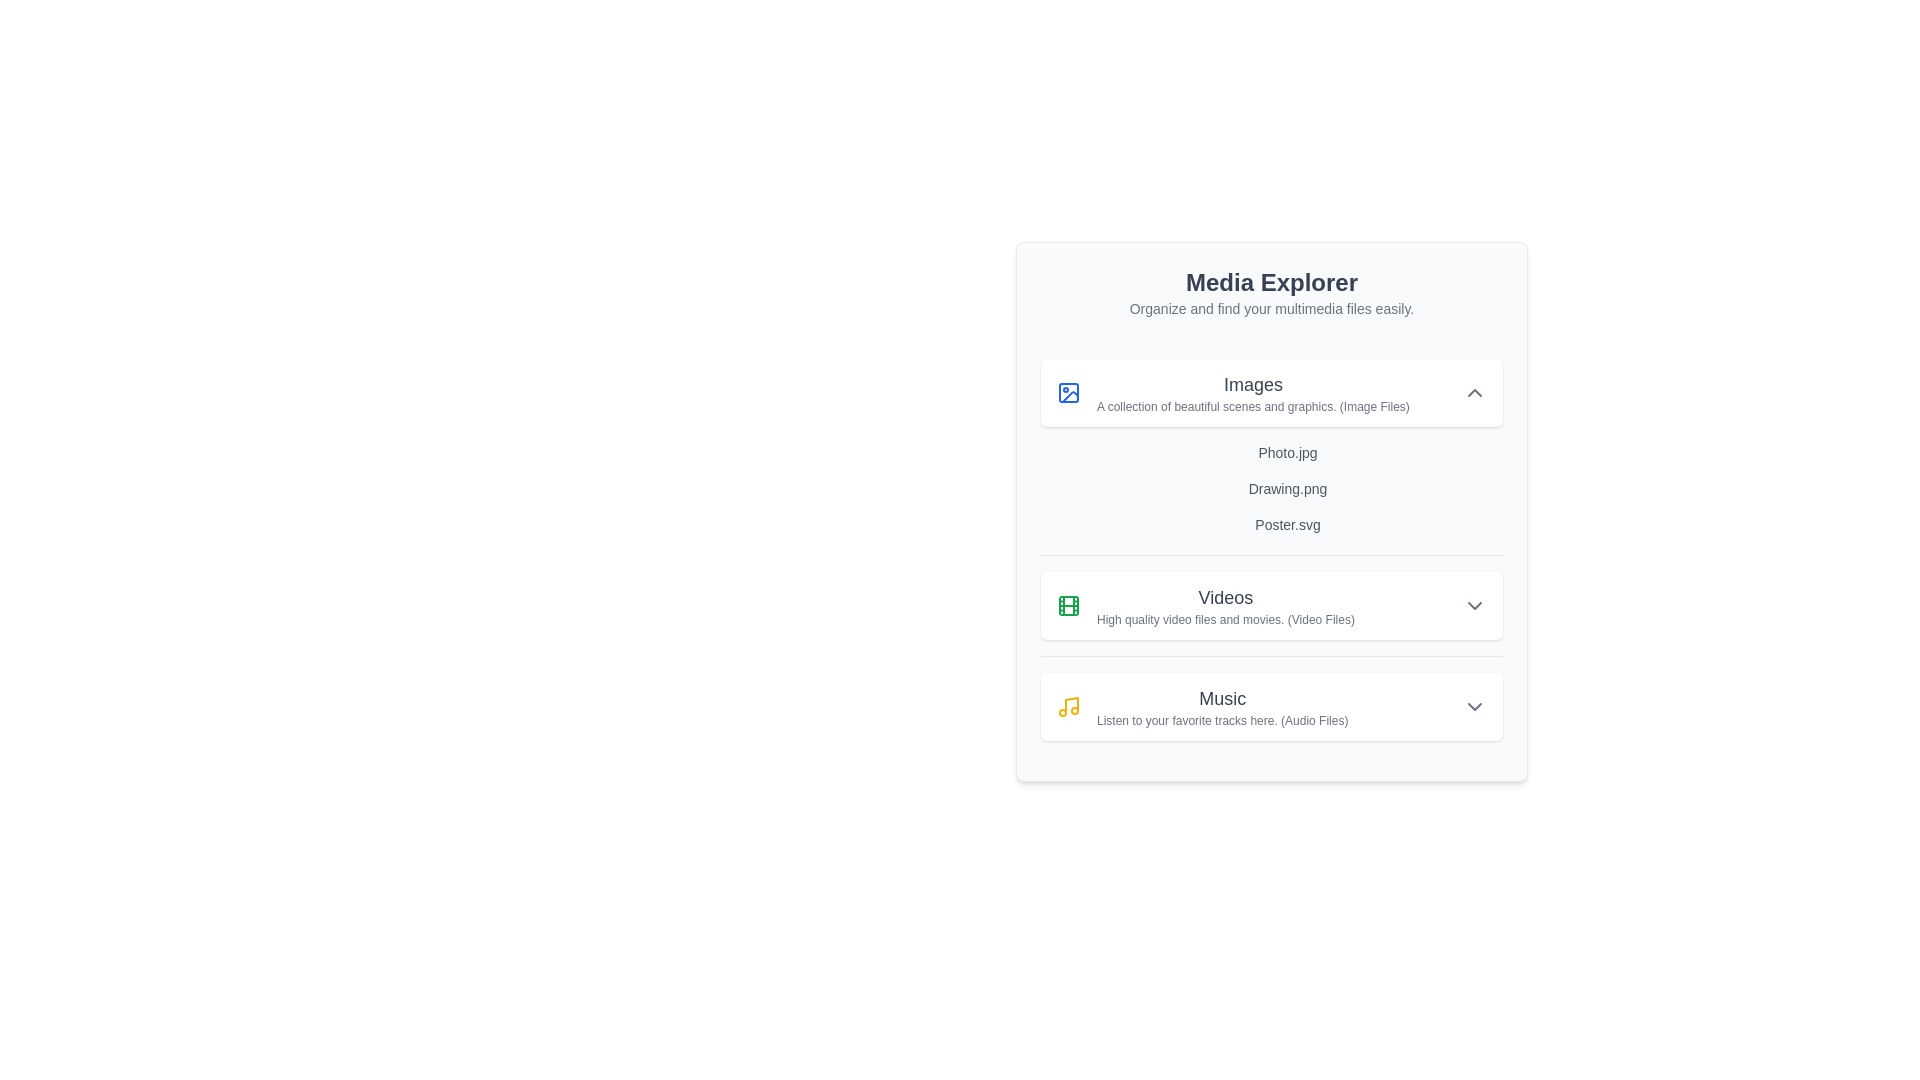 The image size is (1920, 1080). What do you see at coordinates (1221, 705) in the screenshot?
I see `the 'Music' section header and description text block located under the 'Videos' section in the 'Media Explorer' interface` at bounding box center [1221, 705].